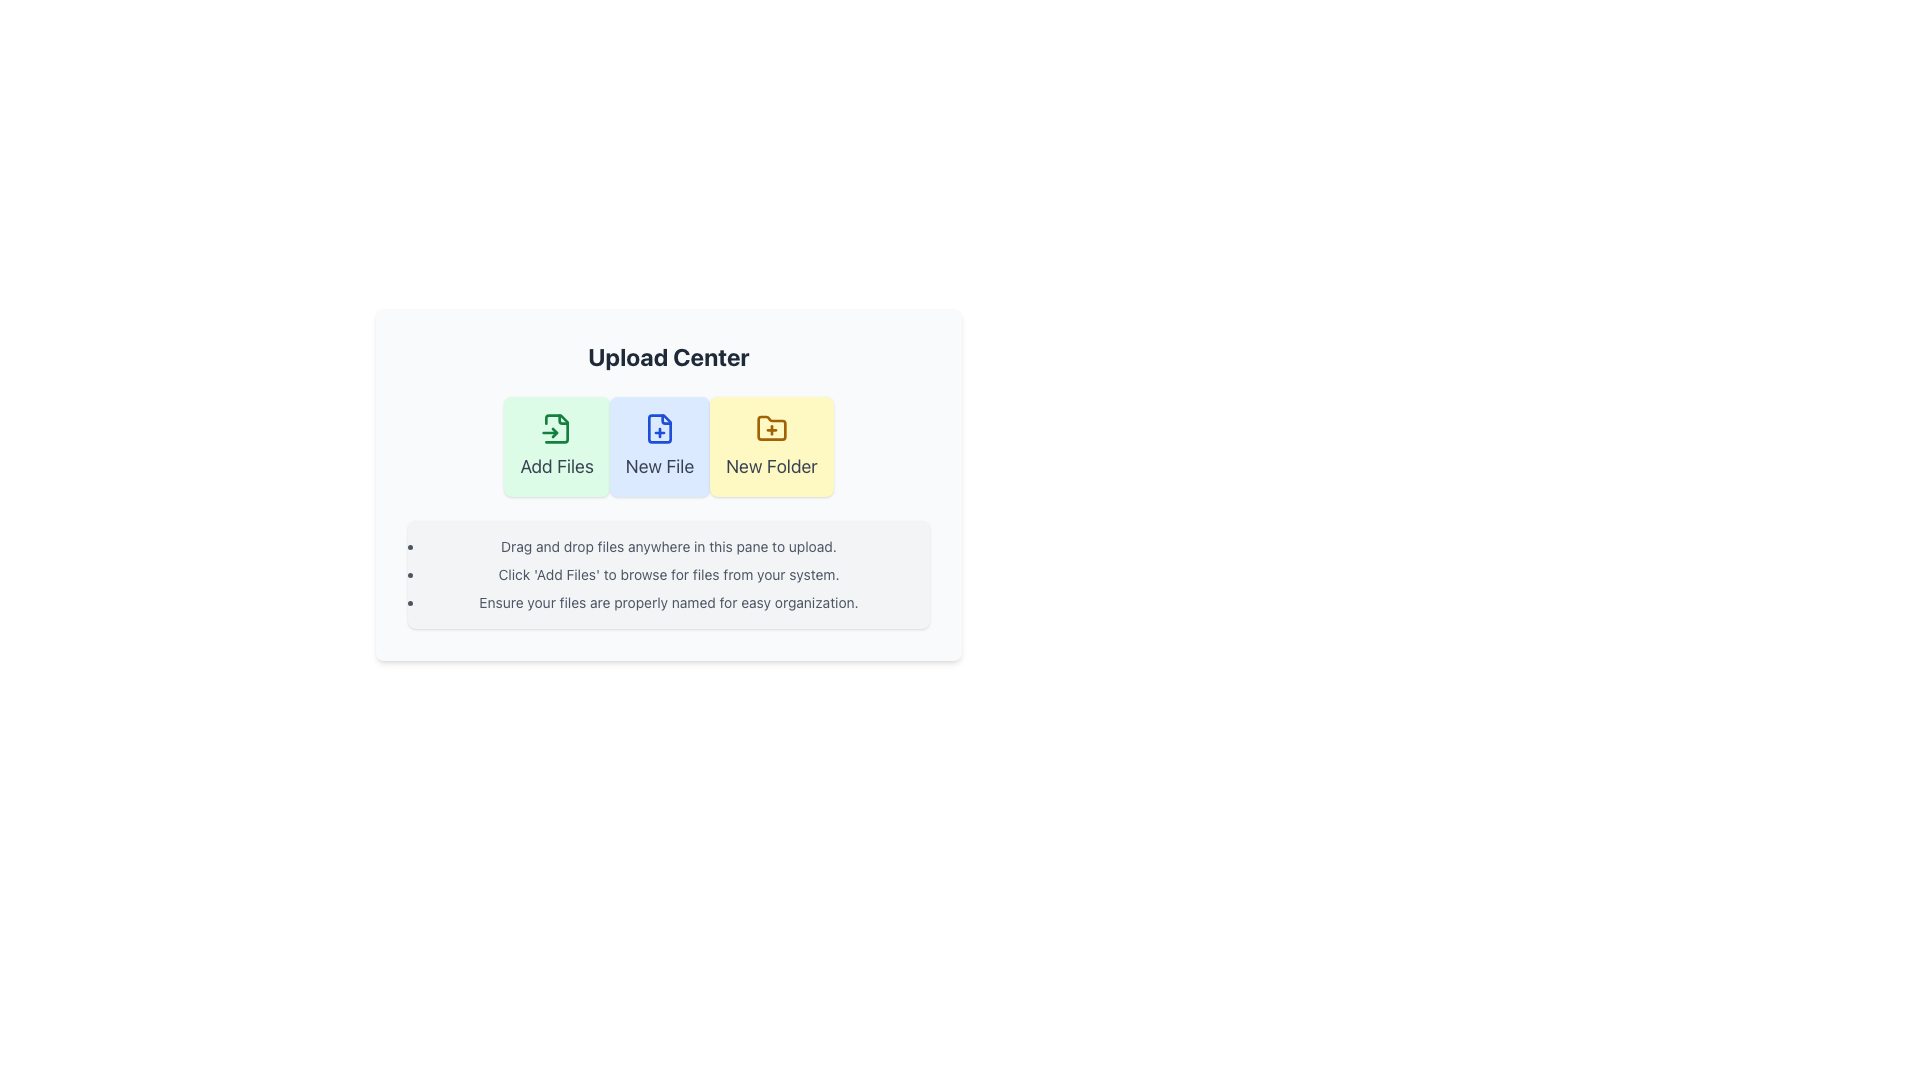  Describe the element at coordinates (660, 427) in the screenshot. I see `the 'New File' icon located in the center column of the 'Upload Center' card to initiate the 'New File' action` at that location.